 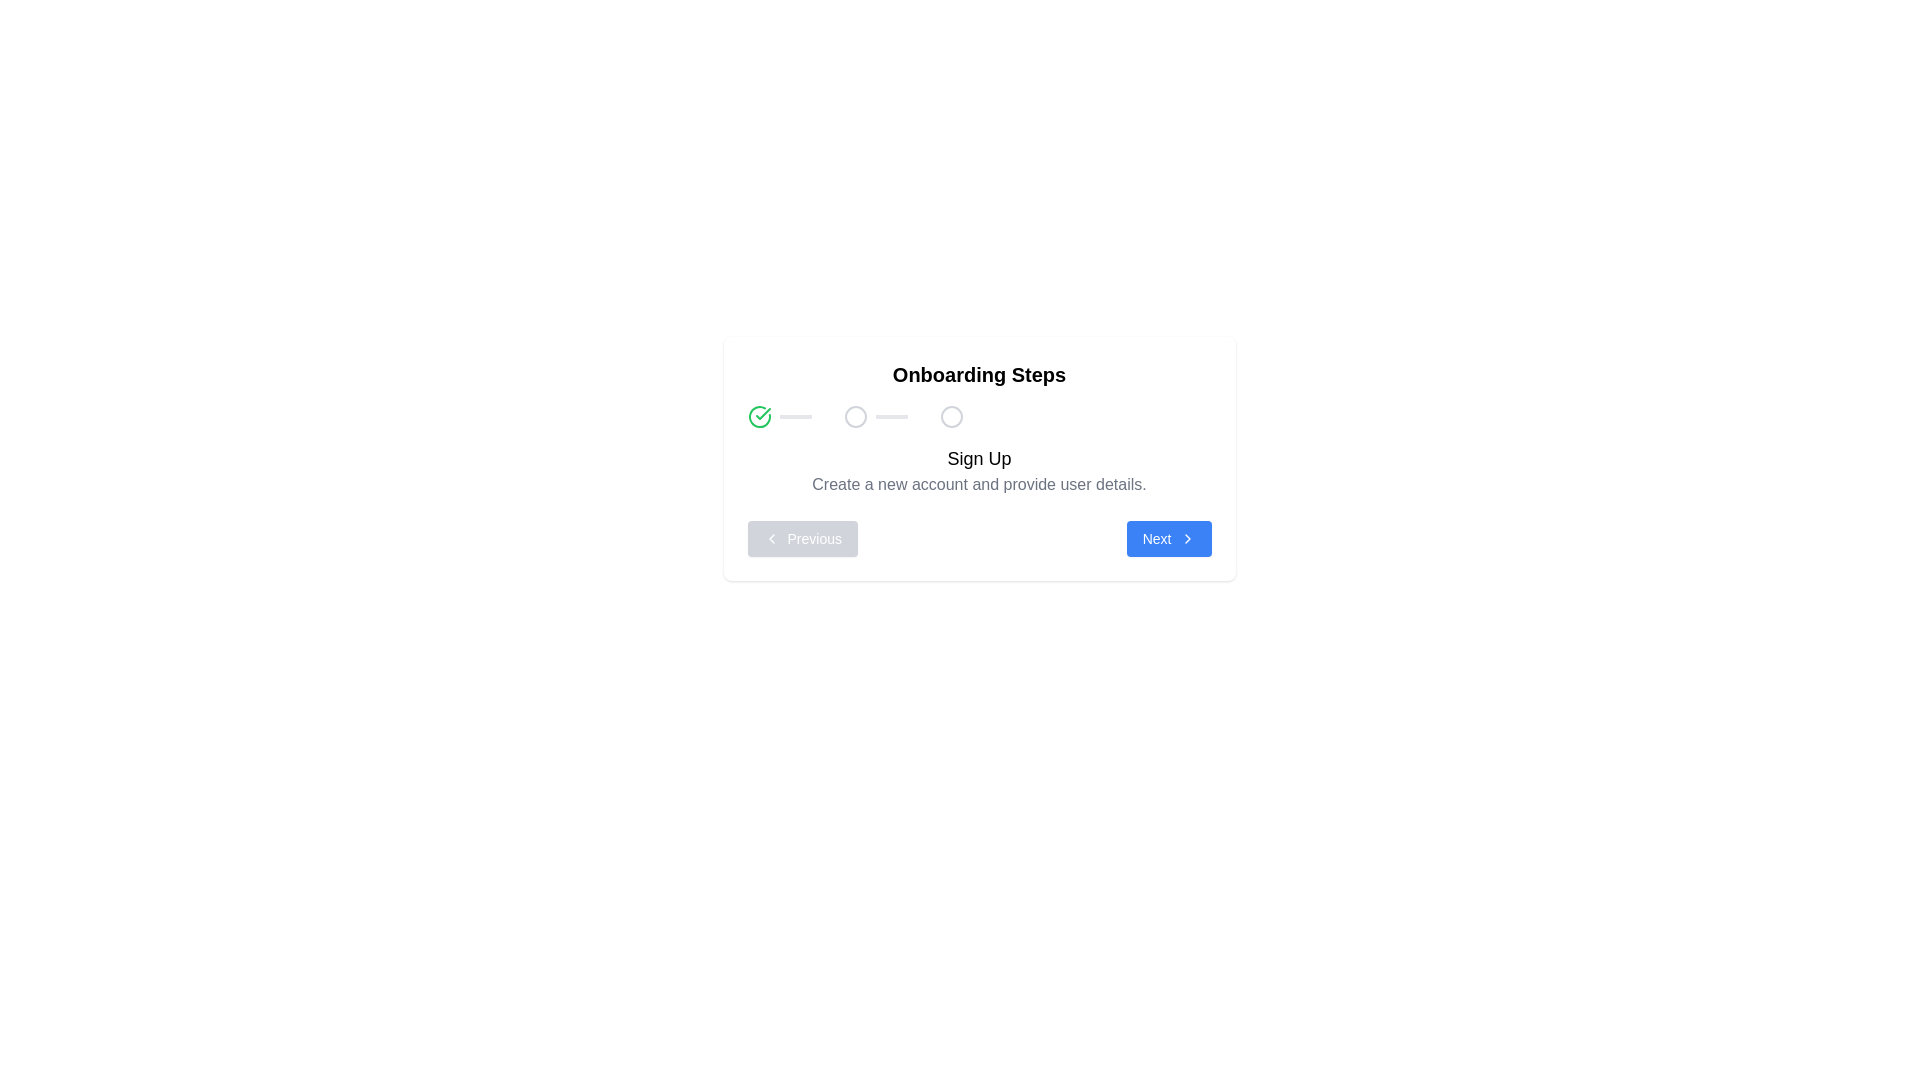 I want to click on the second circular step indicator in the onboarding progress bar, which is an outlined ring with no fill, located below the 'Onboarding Steps' text, so click(x=855, y=415).